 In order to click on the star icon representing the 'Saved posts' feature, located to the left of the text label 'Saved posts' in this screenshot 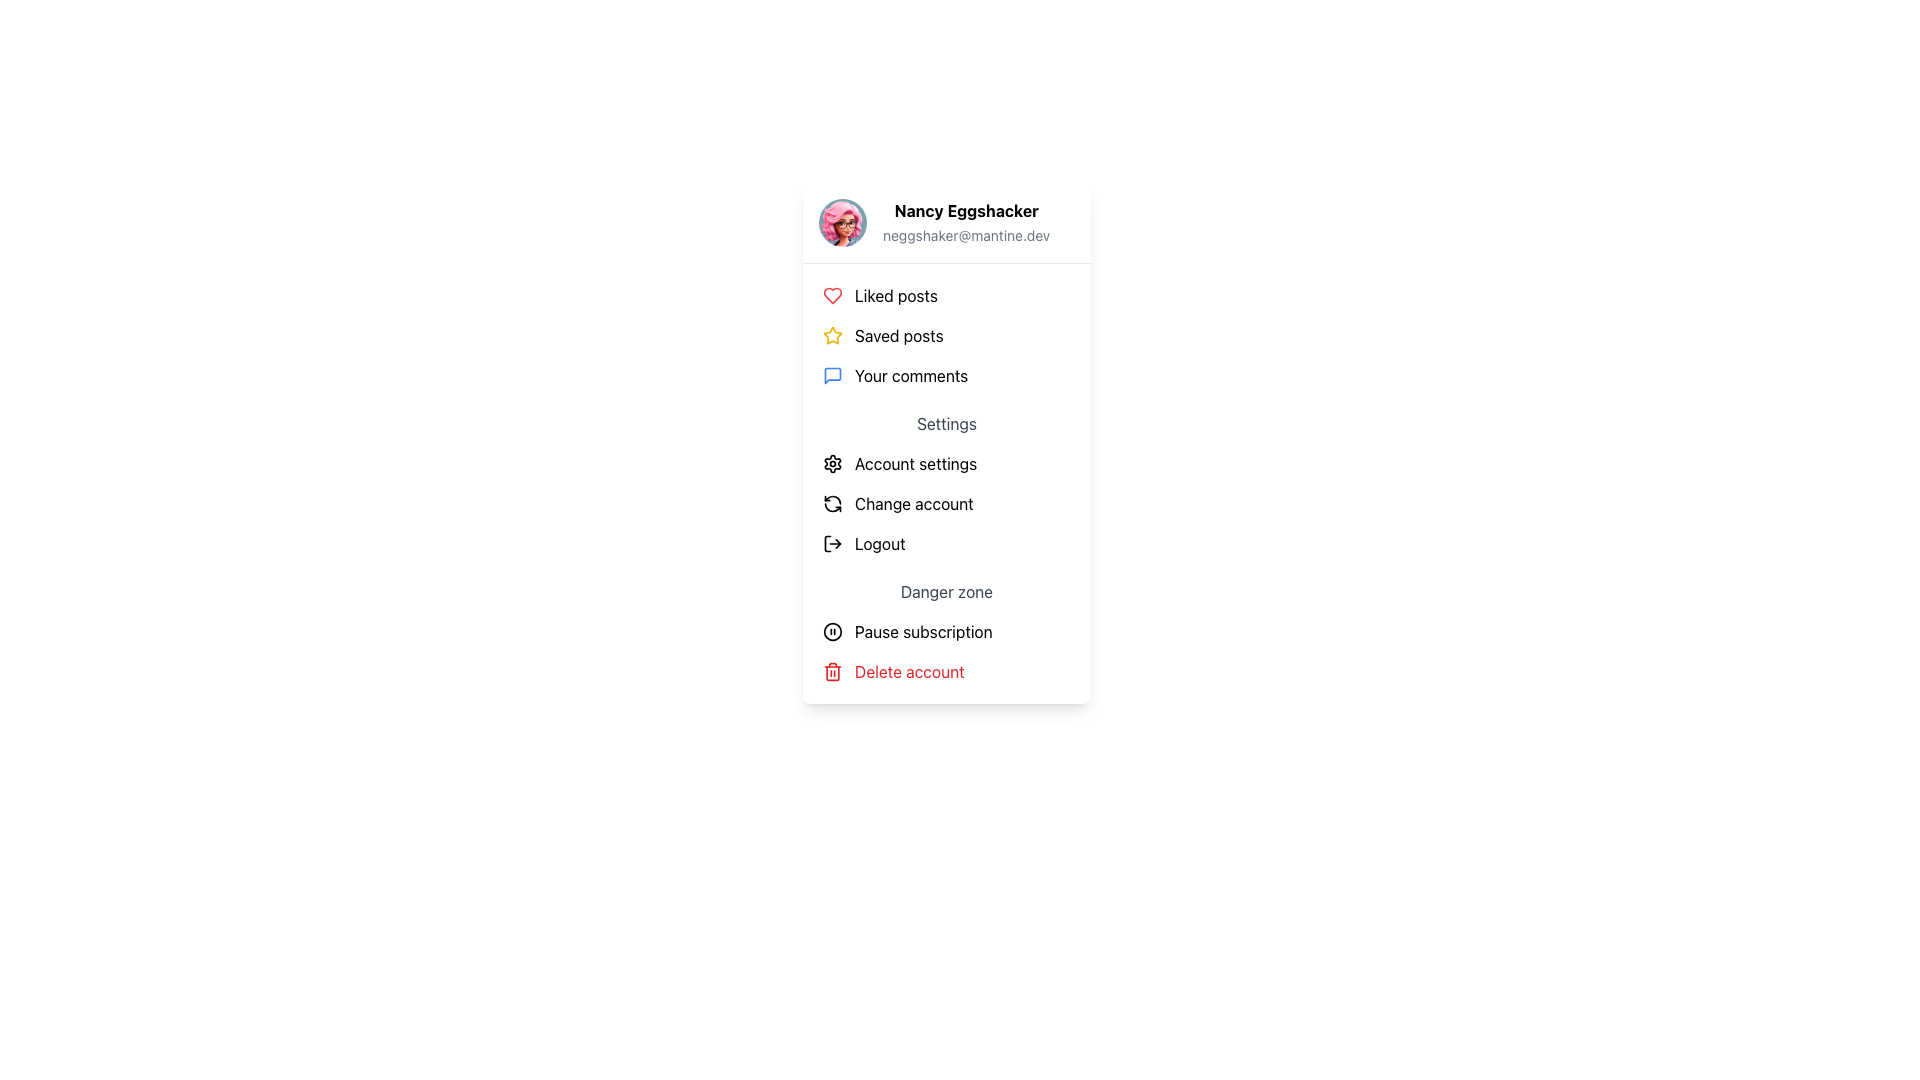, I will do `click(833, 334)`.